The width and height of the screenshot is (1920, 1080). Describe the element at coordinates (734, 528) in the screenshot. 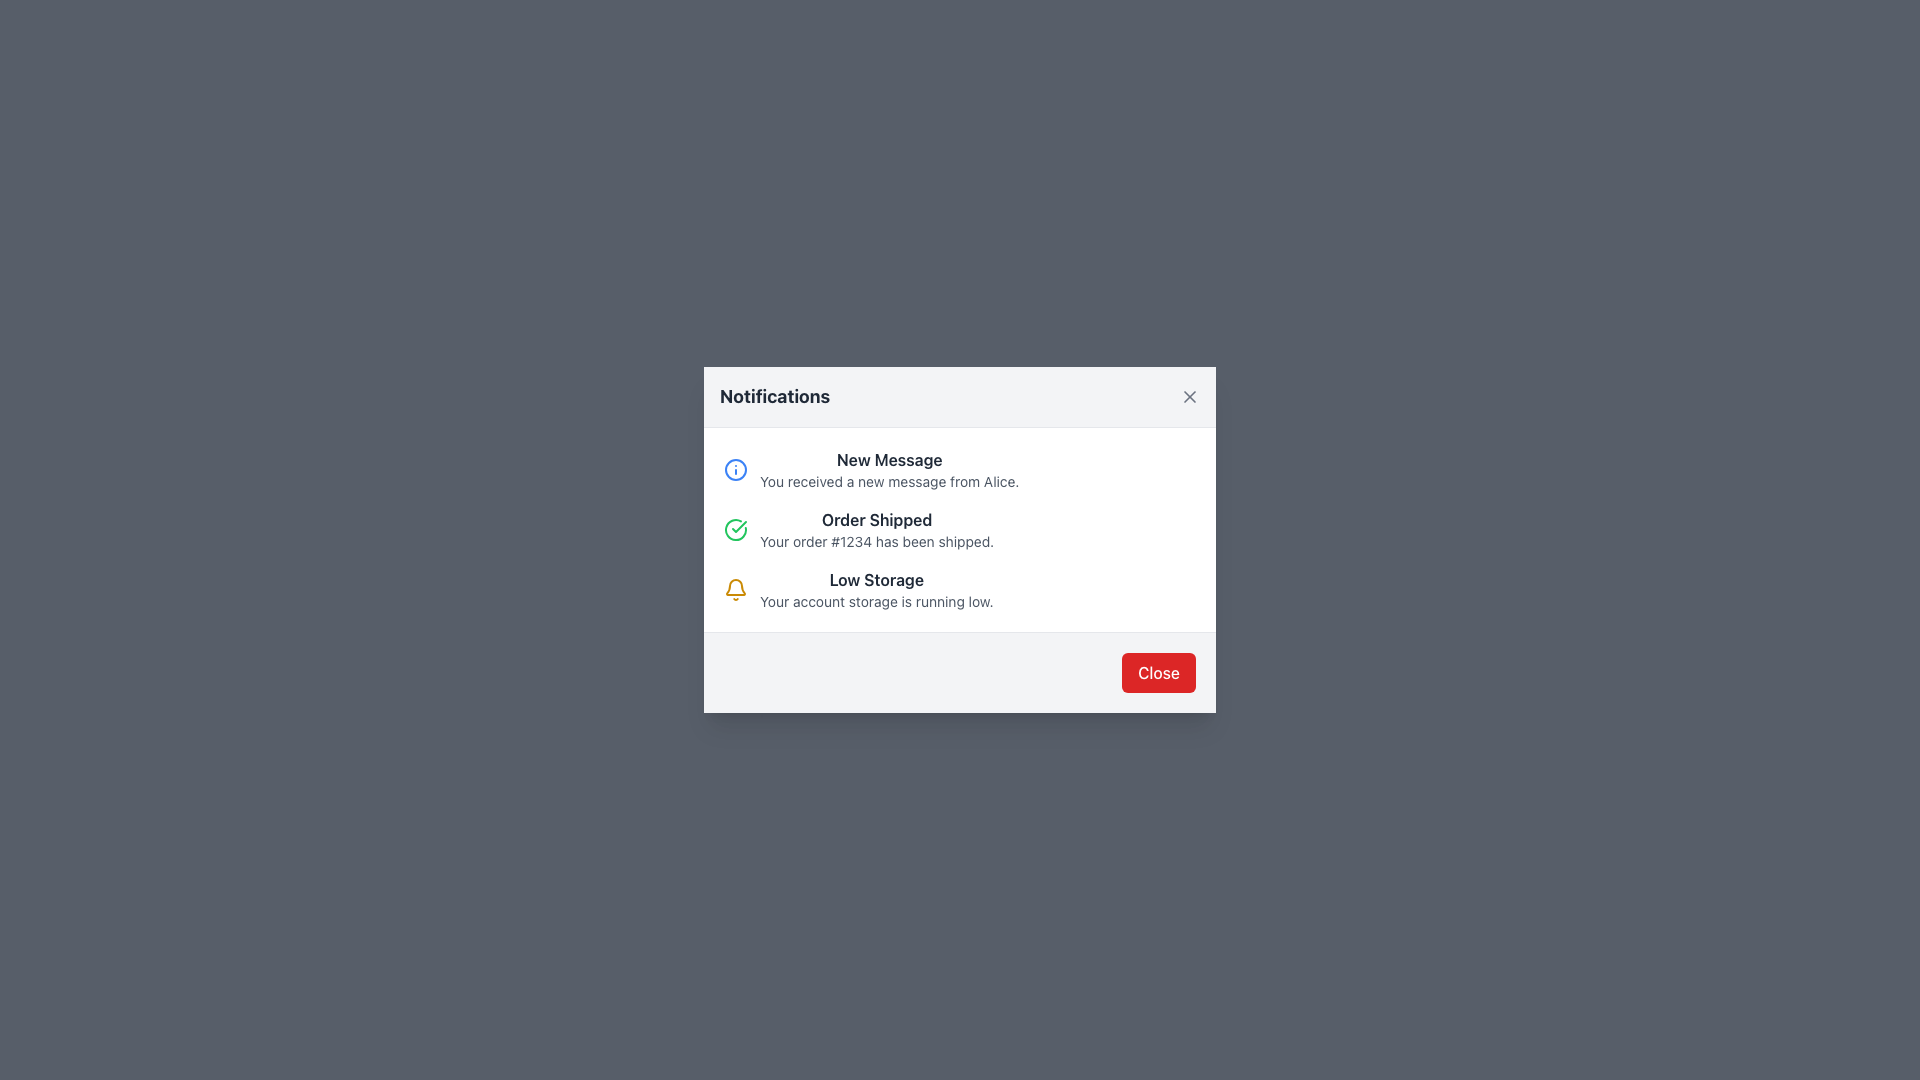

I see `the checkmark icon inside the green circle in the second notification item of the 'Order Shipped' modal window` at that location.